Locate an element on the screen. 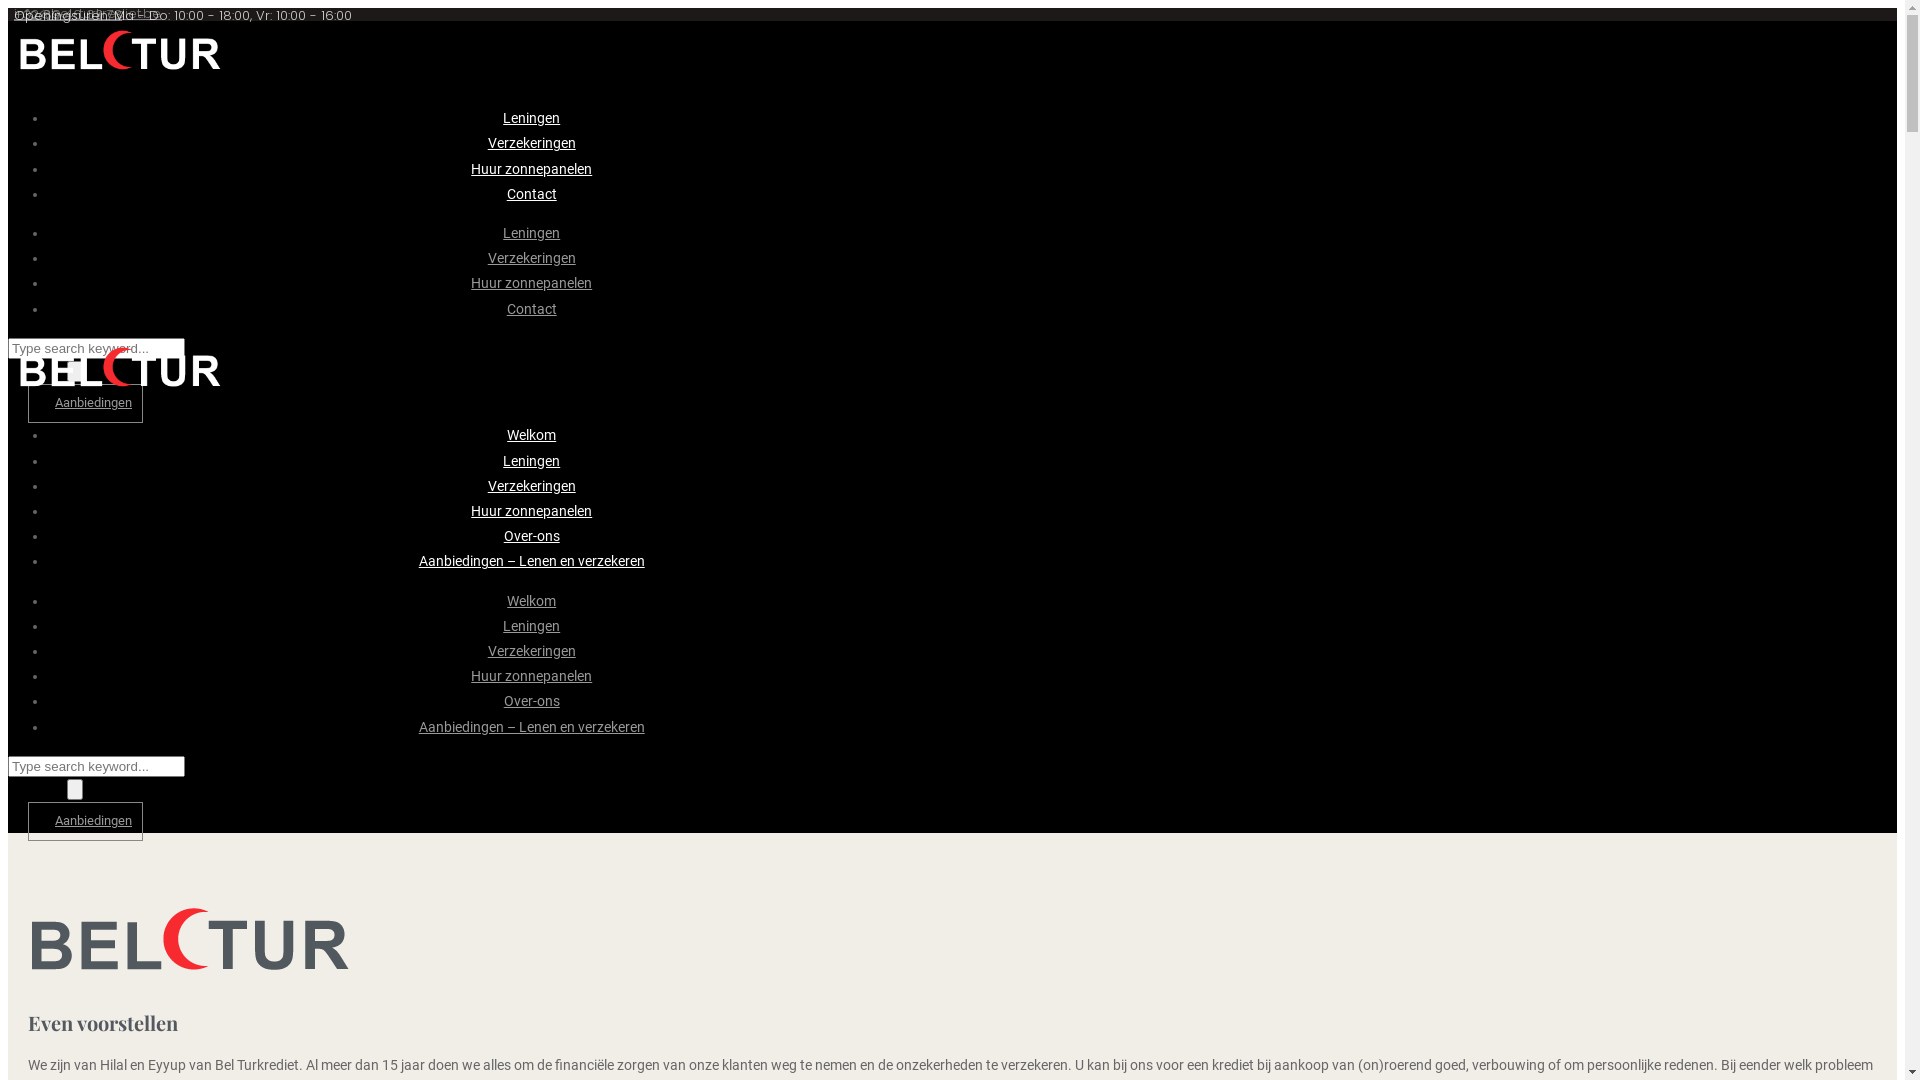 This screenshot has height=1080, width=1920. 'logo-donker' is located at coordinates (190, 942).